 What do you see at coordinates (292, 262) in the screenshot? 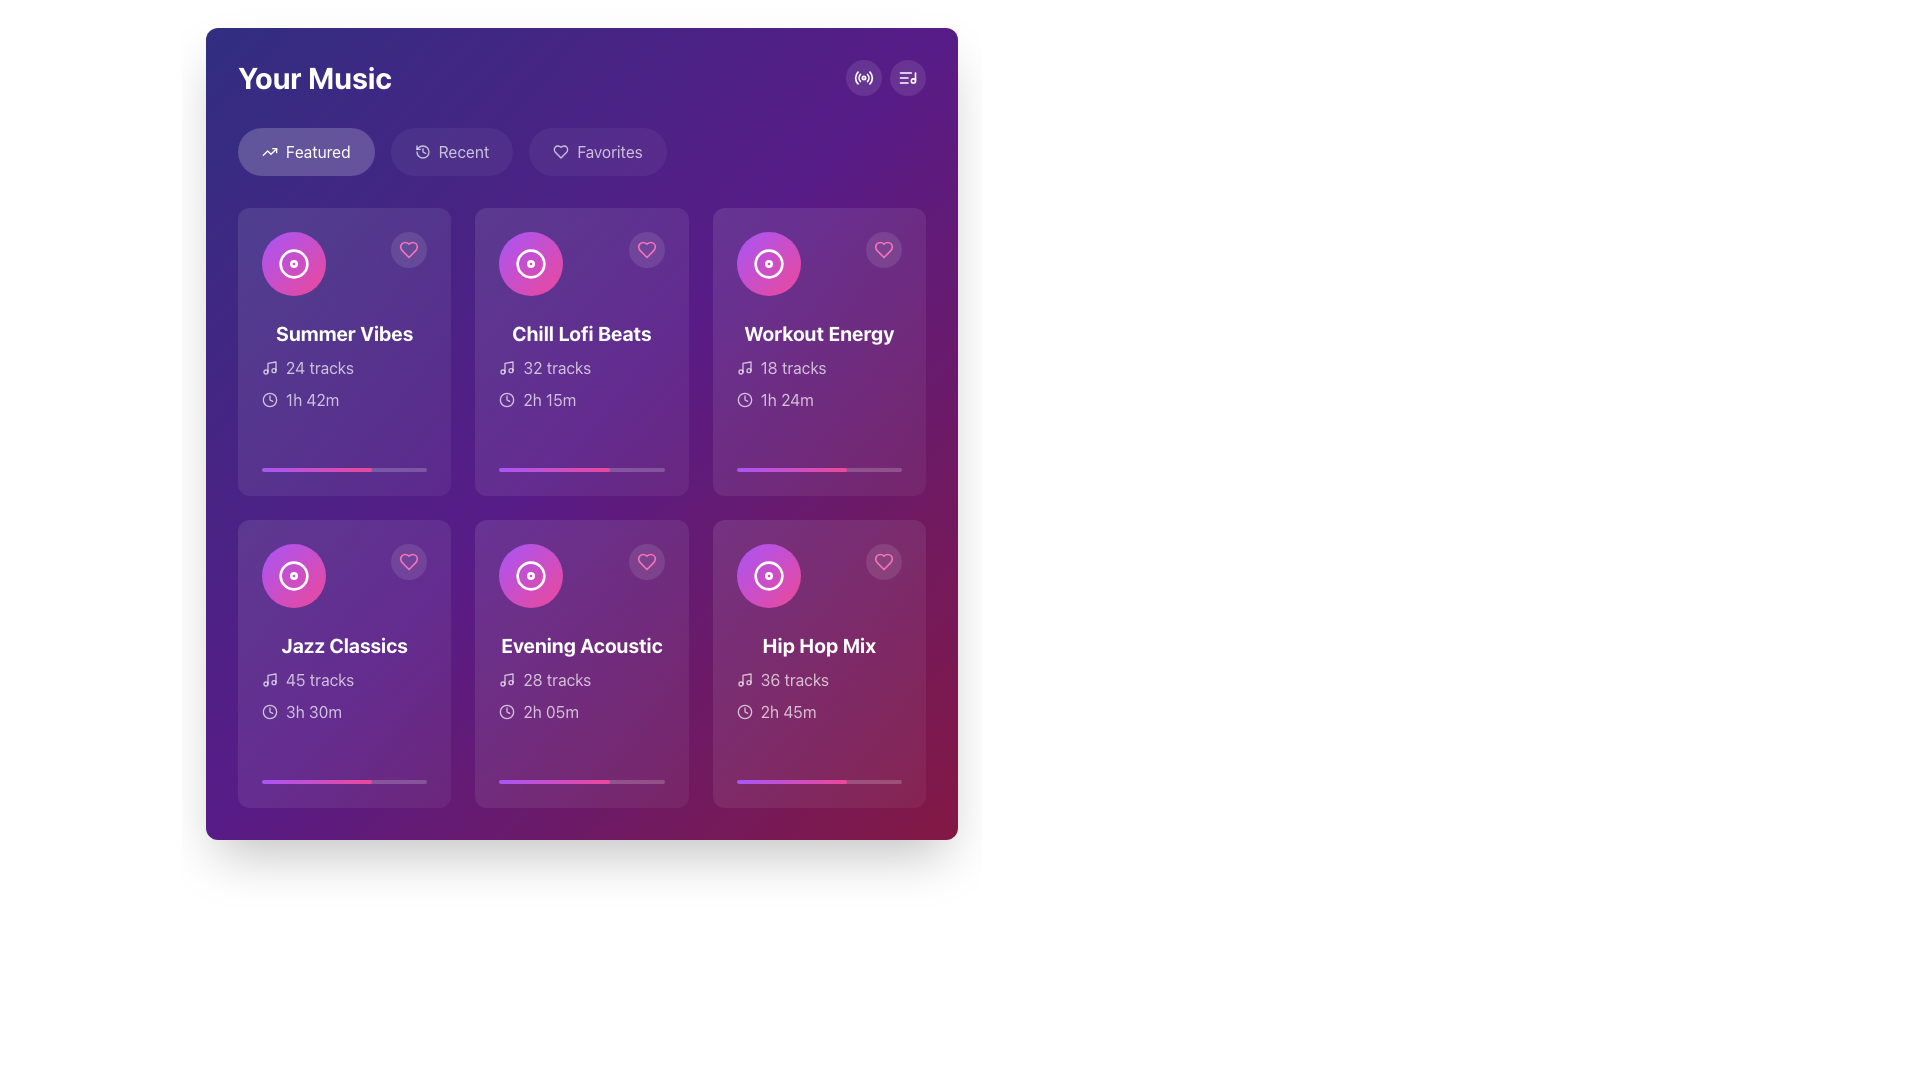
I see `the decorative icon in the top left of the 'Summer Vibes' card, which is the primary decorative icon above the text` at bounding box center [292, 262].